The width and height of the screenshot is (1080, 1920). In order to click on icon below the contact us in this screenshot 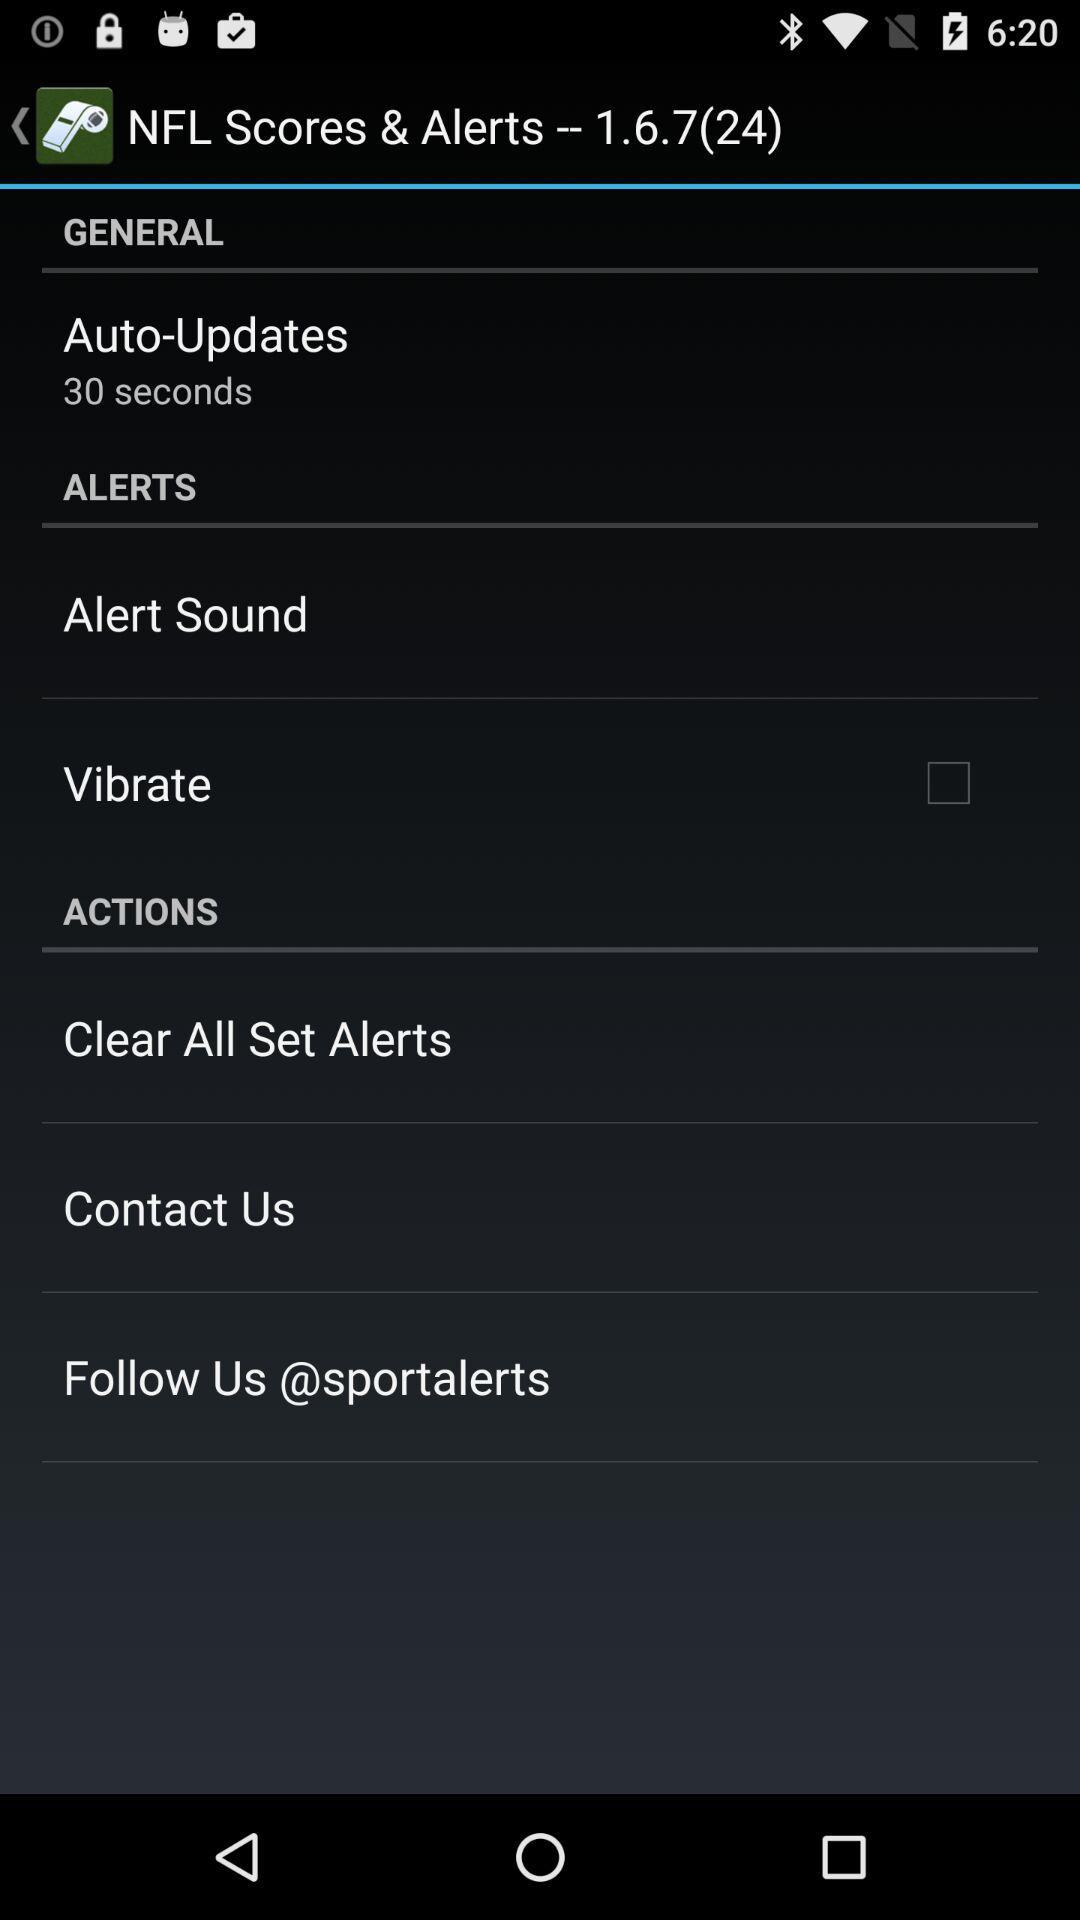, I will do `click(306, 1375)`.